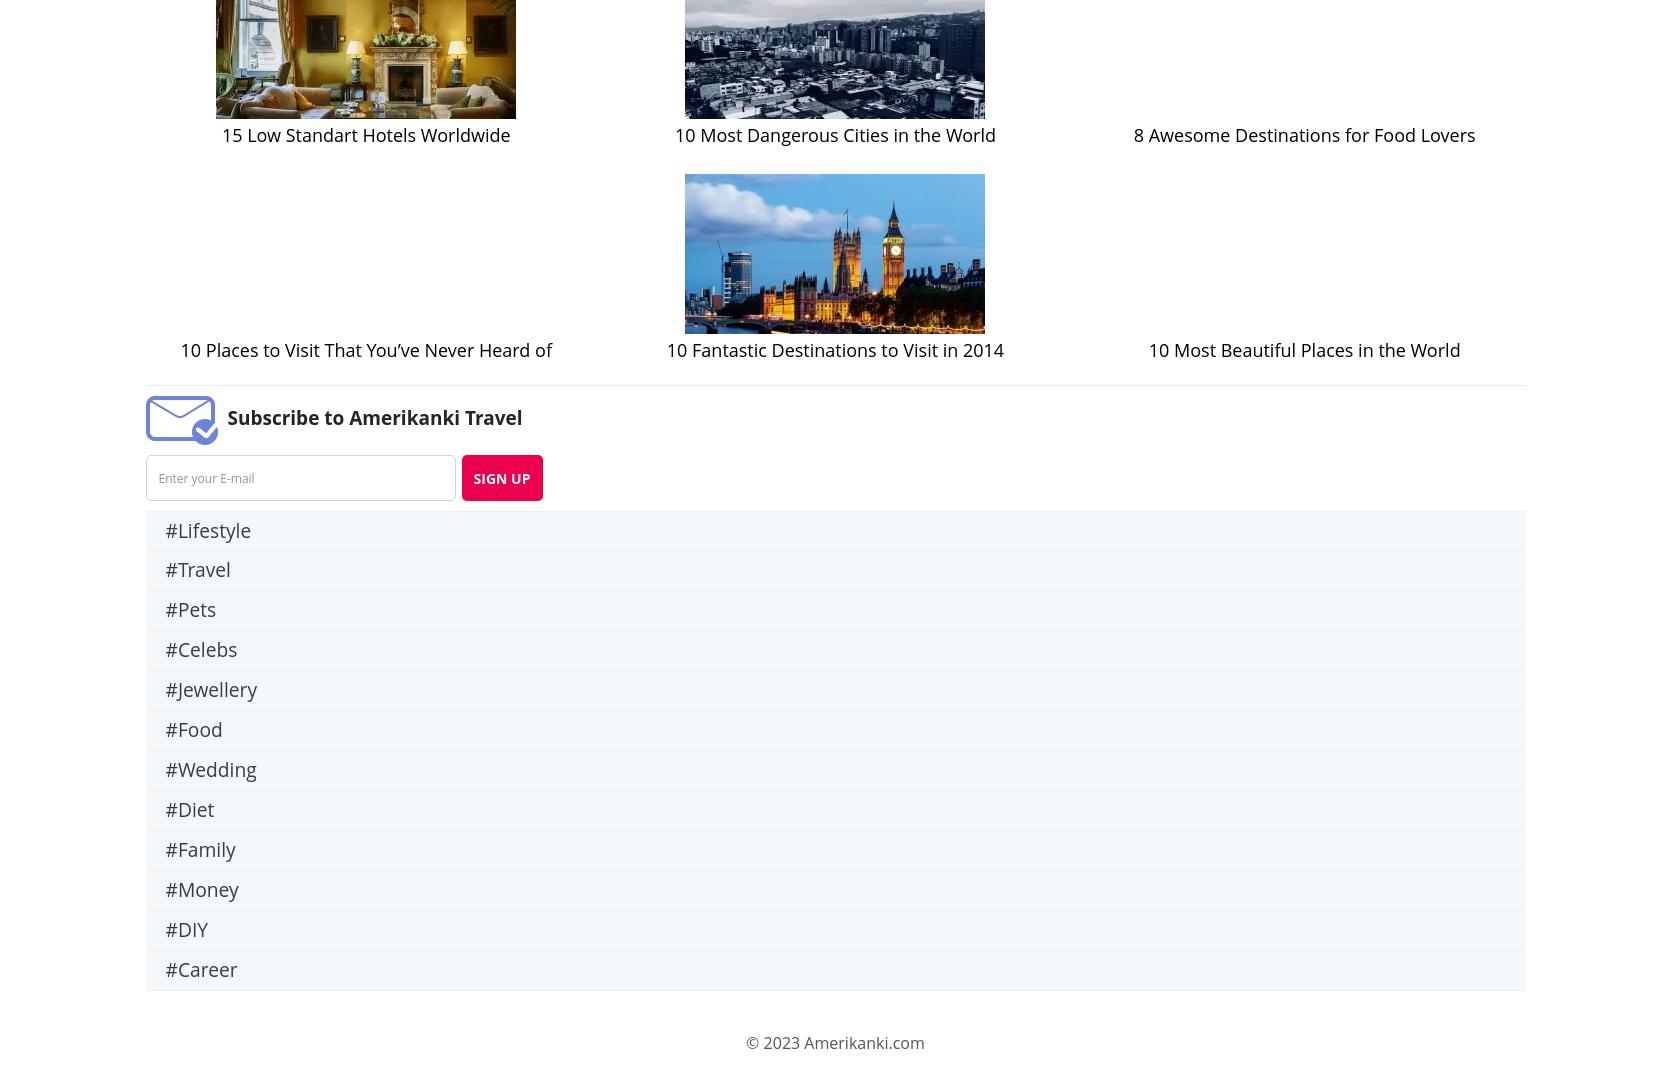 The height and width of the screenshot is (1074, 1671). Describe the element at coordinates (834, 1042) in the screenshot. I see `'© 2023 Amerikanki.com'` at that location.